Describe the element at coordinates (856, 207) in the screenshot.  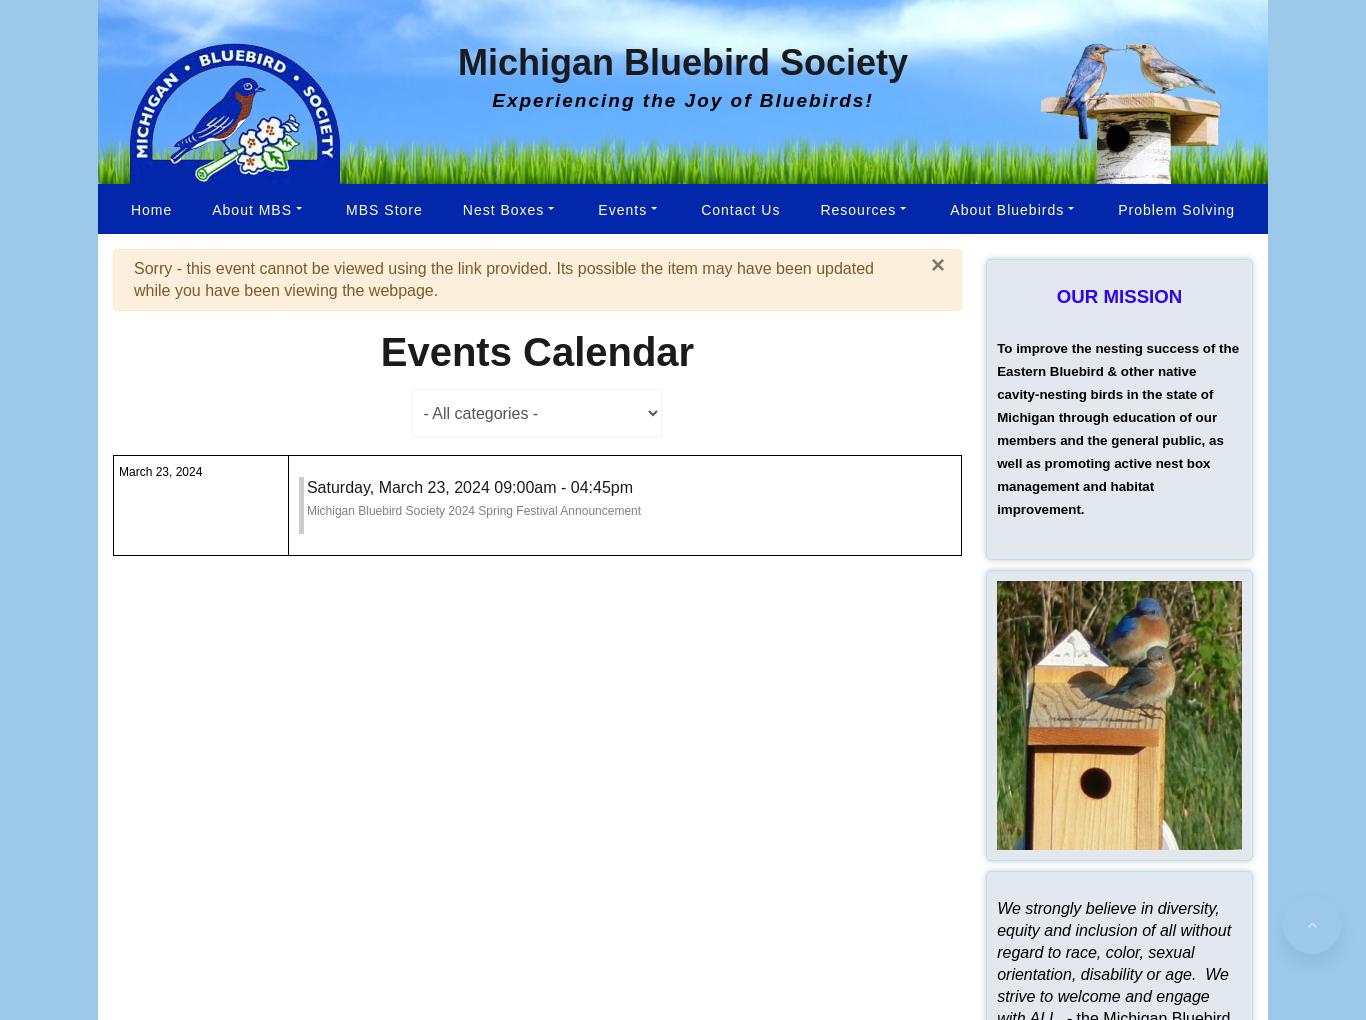
I see `'Resources'` at that location.